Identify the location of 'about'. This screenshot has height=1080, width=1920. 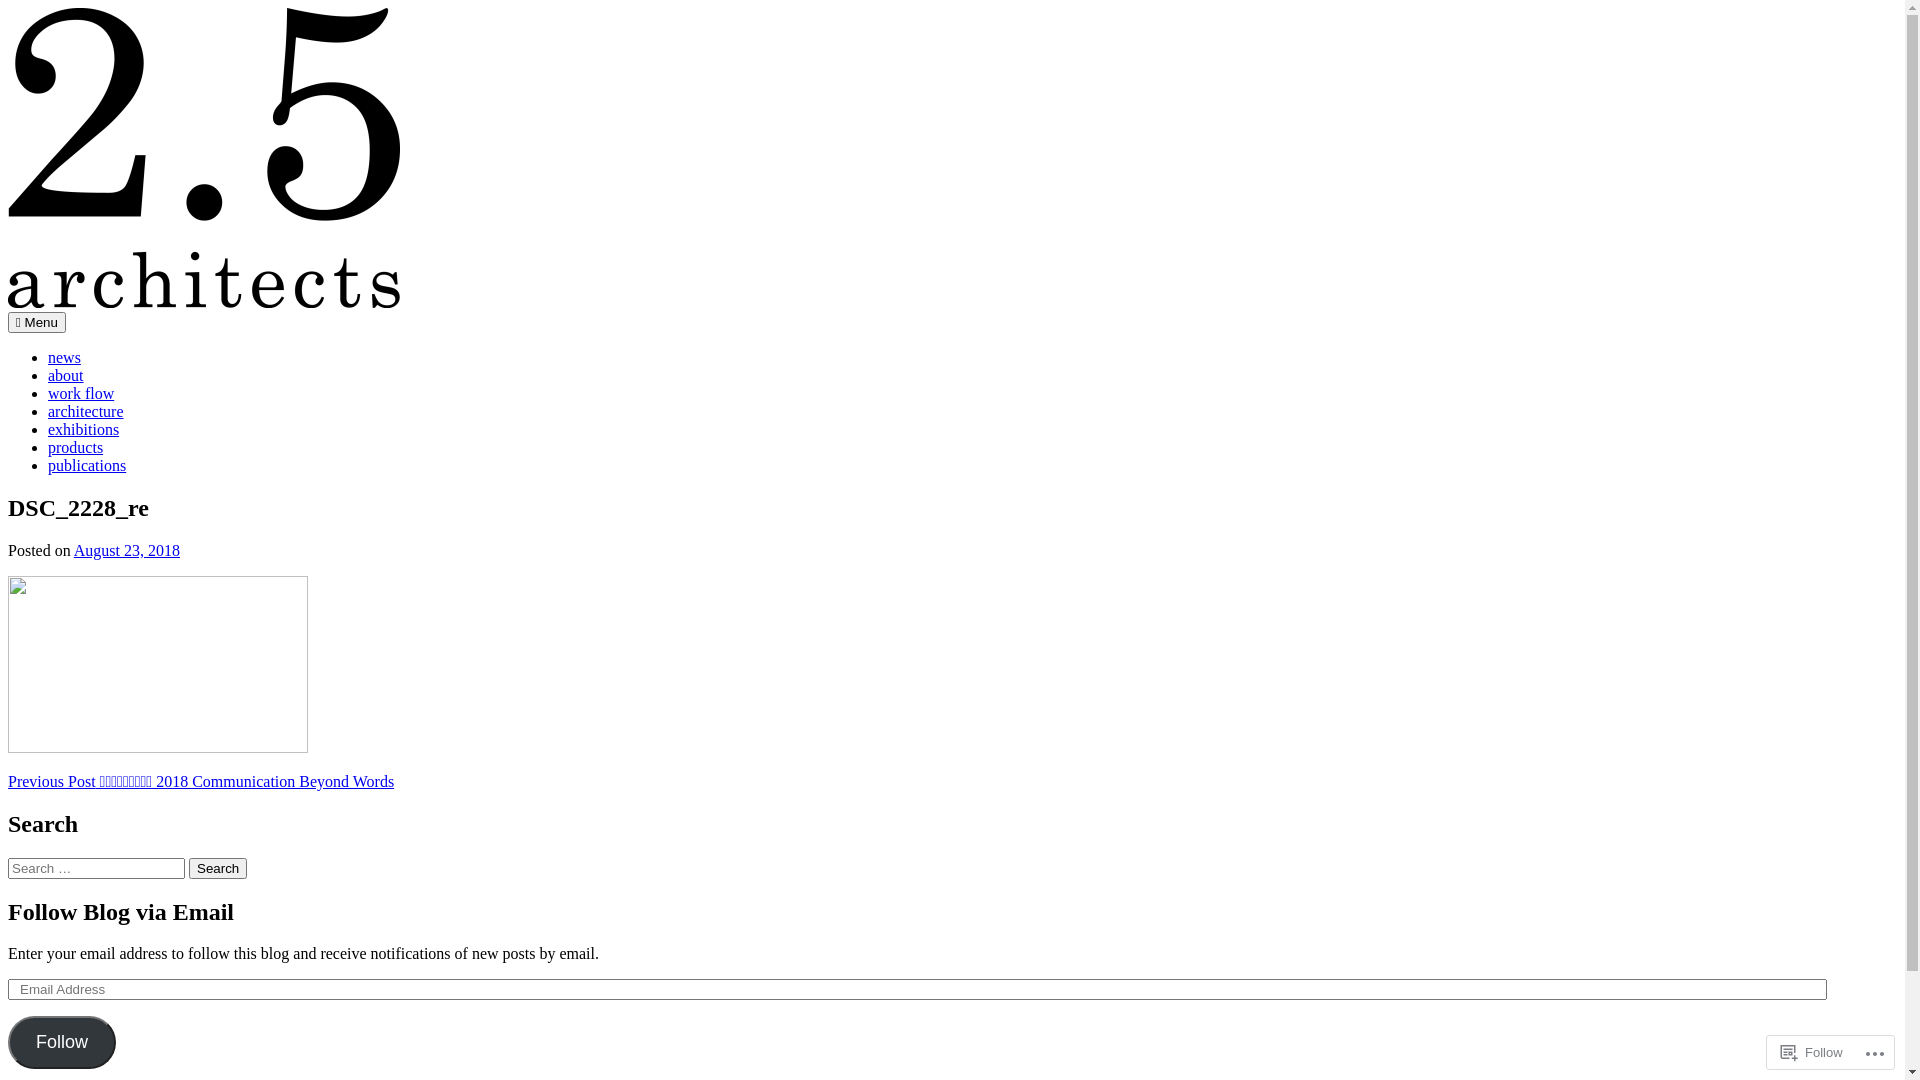
(66, 375).